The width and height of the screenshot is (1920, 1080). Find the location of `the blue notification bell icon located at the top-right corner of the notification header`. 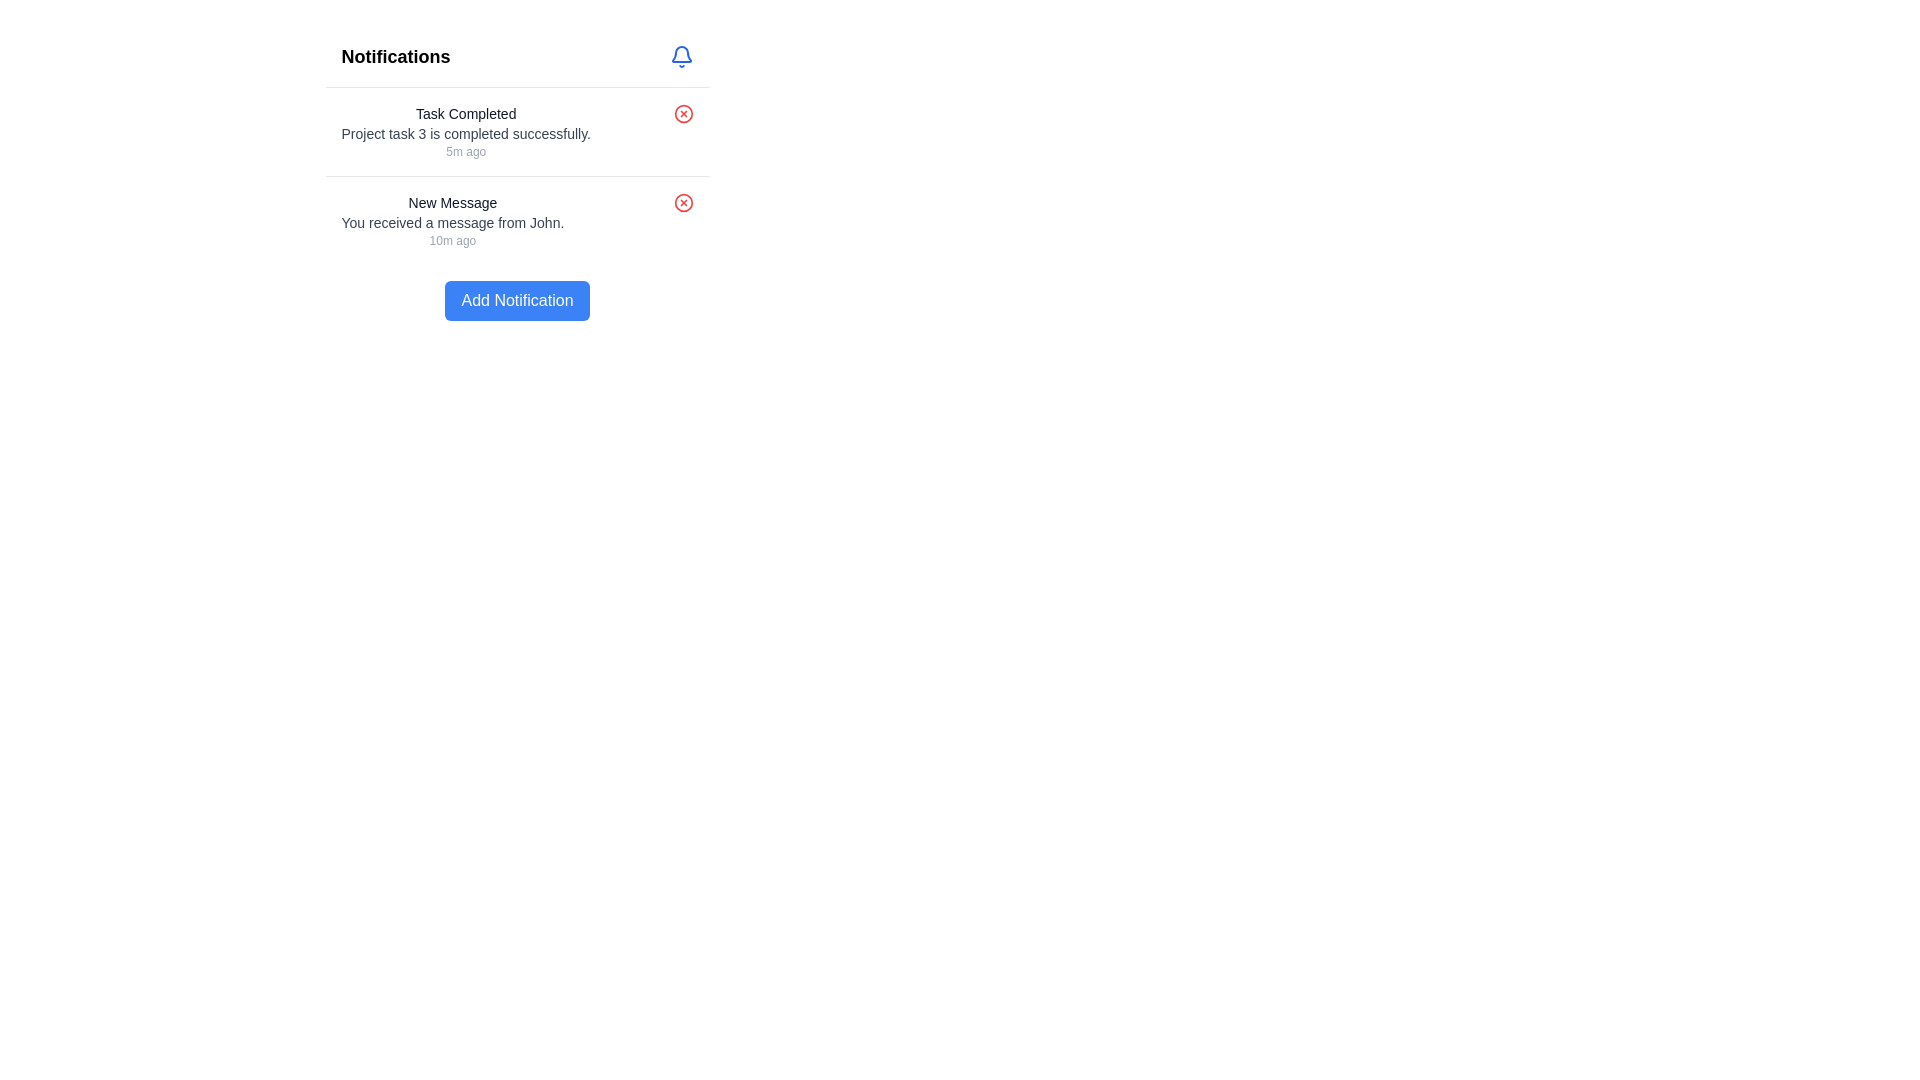

the blue notification bell icon located at the top-right corner of the notification header is located at coordinates (681, 56).